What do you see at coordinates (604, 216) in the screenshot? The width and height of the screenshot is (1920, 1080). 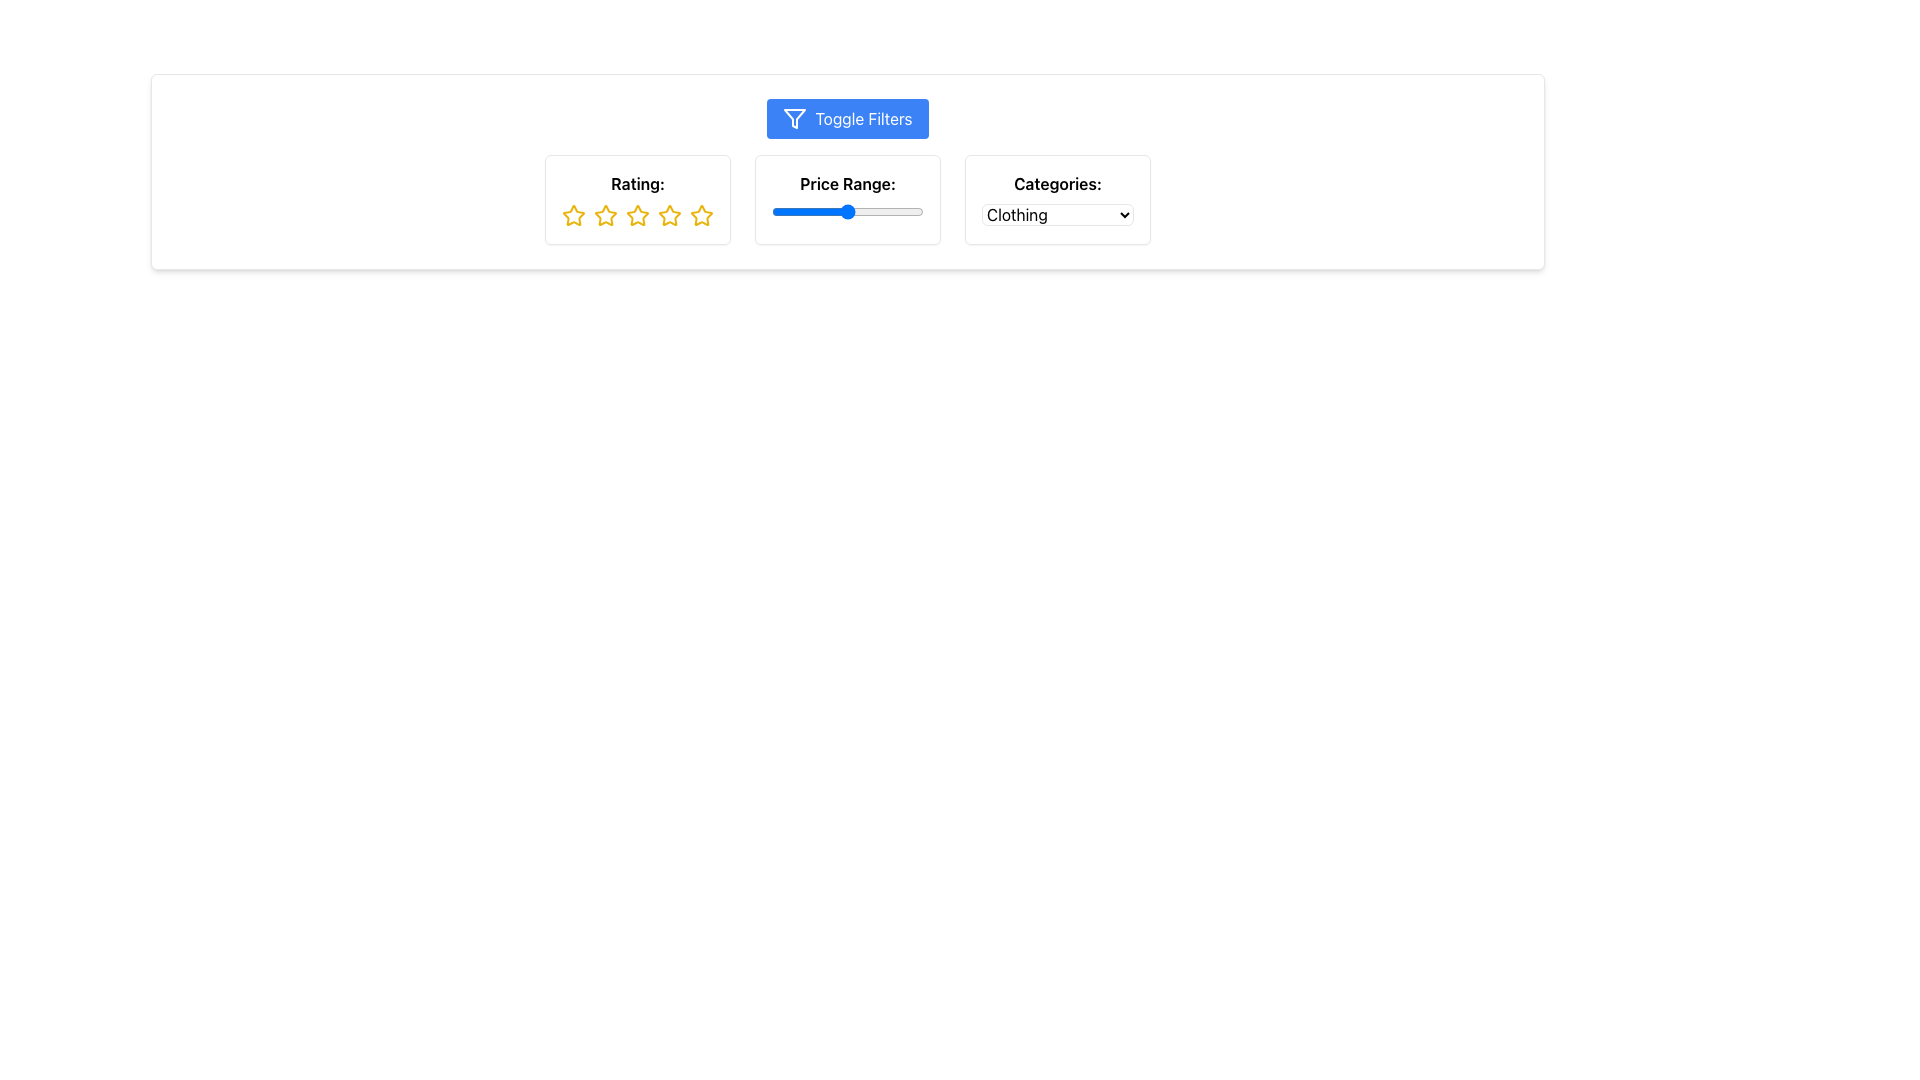 I see `the second rating star from the left within the rating component` at bounding box center [604, 216].